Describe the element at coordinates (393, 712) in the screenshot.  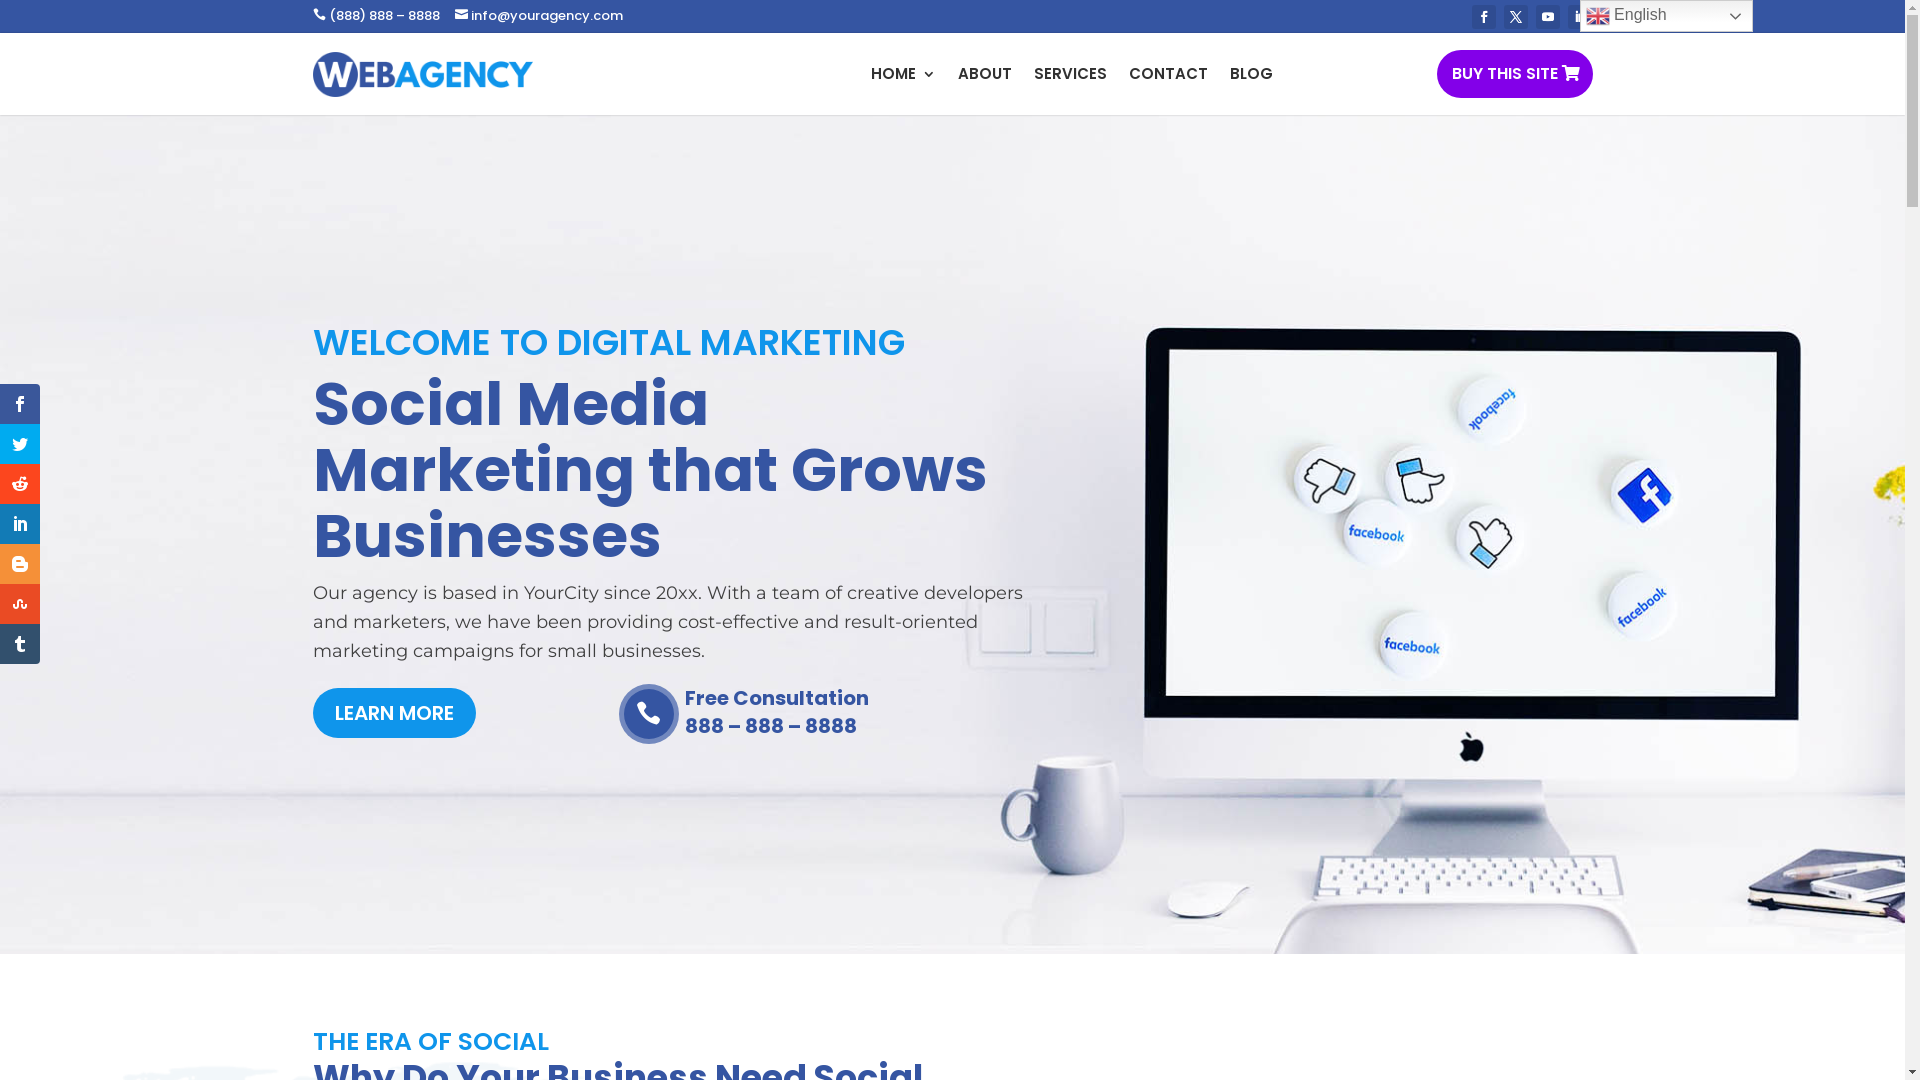
I see `'LEARN MORE'` at that location.